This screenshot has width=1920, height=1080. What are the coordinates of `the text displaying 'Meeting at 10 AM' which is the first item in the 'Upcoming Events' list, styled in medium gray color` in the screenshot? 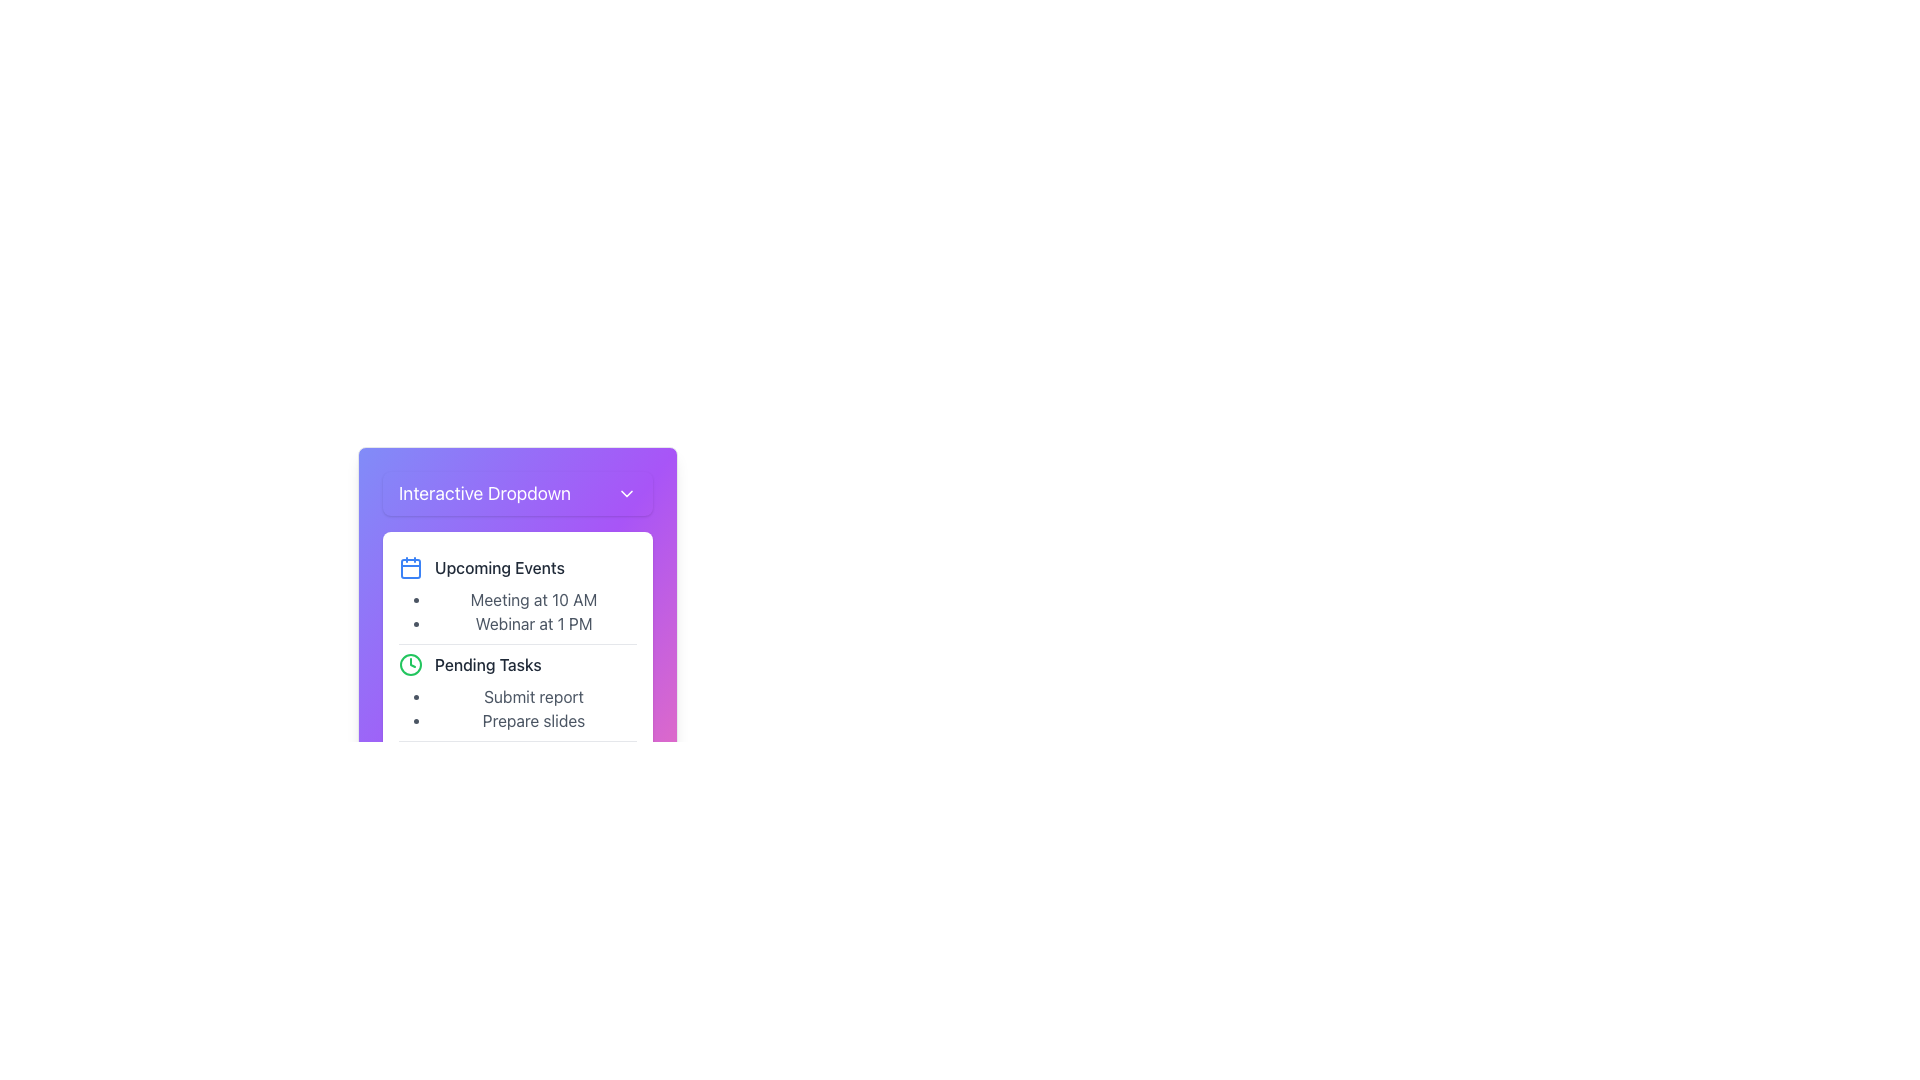 It's located at (533, 599).